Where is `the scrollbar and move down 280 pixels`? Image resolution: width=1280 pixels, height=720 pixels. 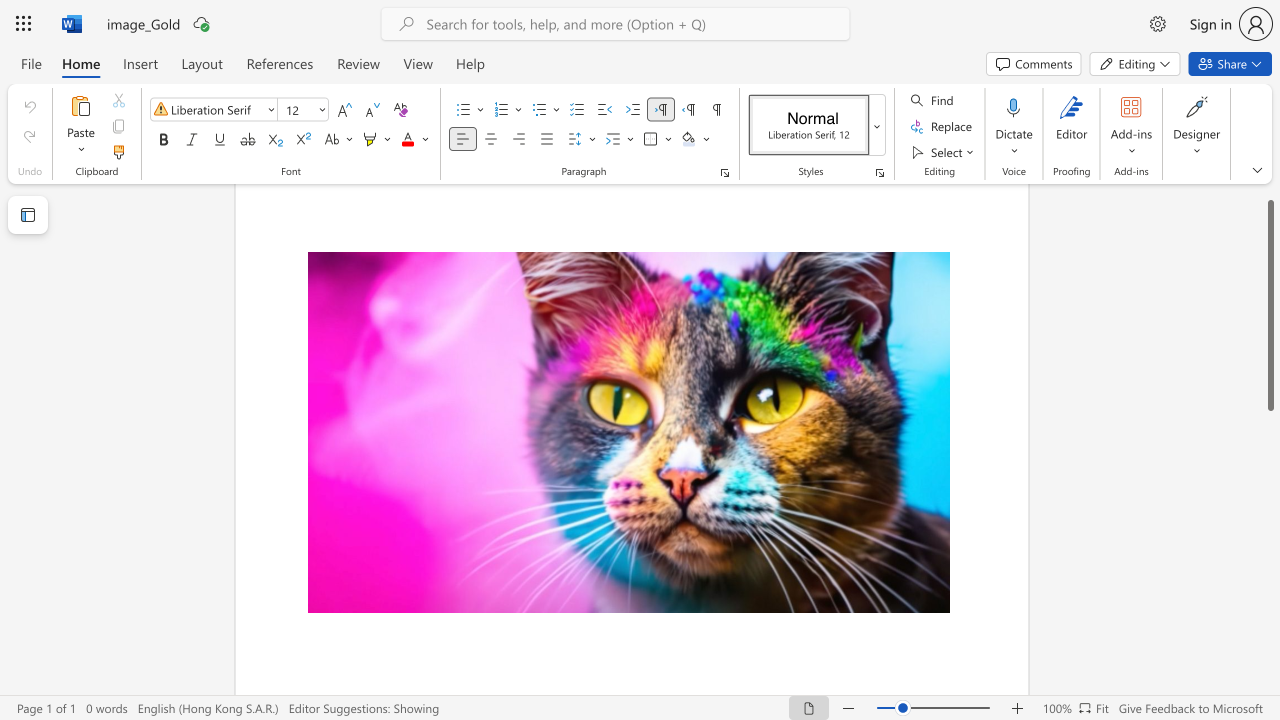 the scrollbar and move down 280 pixels is located at coordinates (1269, 306).